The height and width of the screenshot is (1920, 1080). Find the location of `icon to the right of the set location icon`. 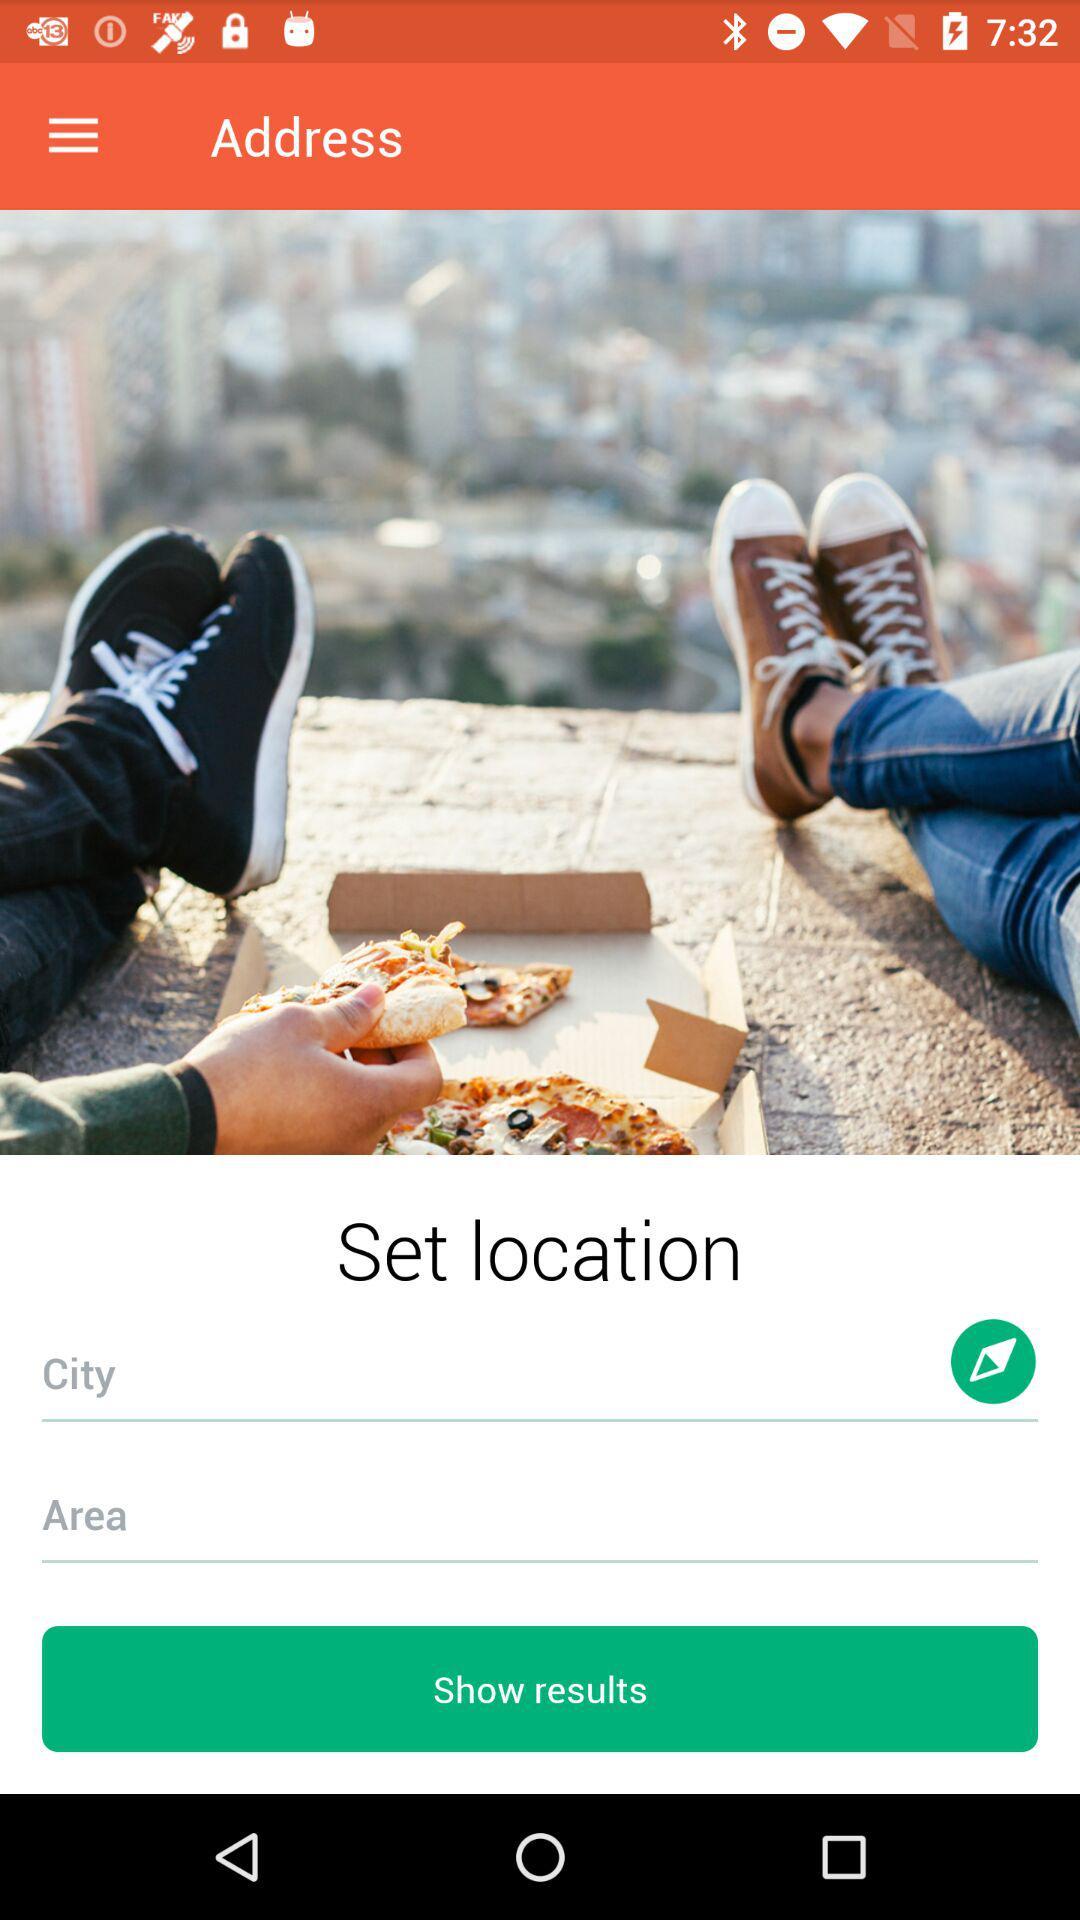

icon to the right of the set location icon is located at coordinates (994, 1380).